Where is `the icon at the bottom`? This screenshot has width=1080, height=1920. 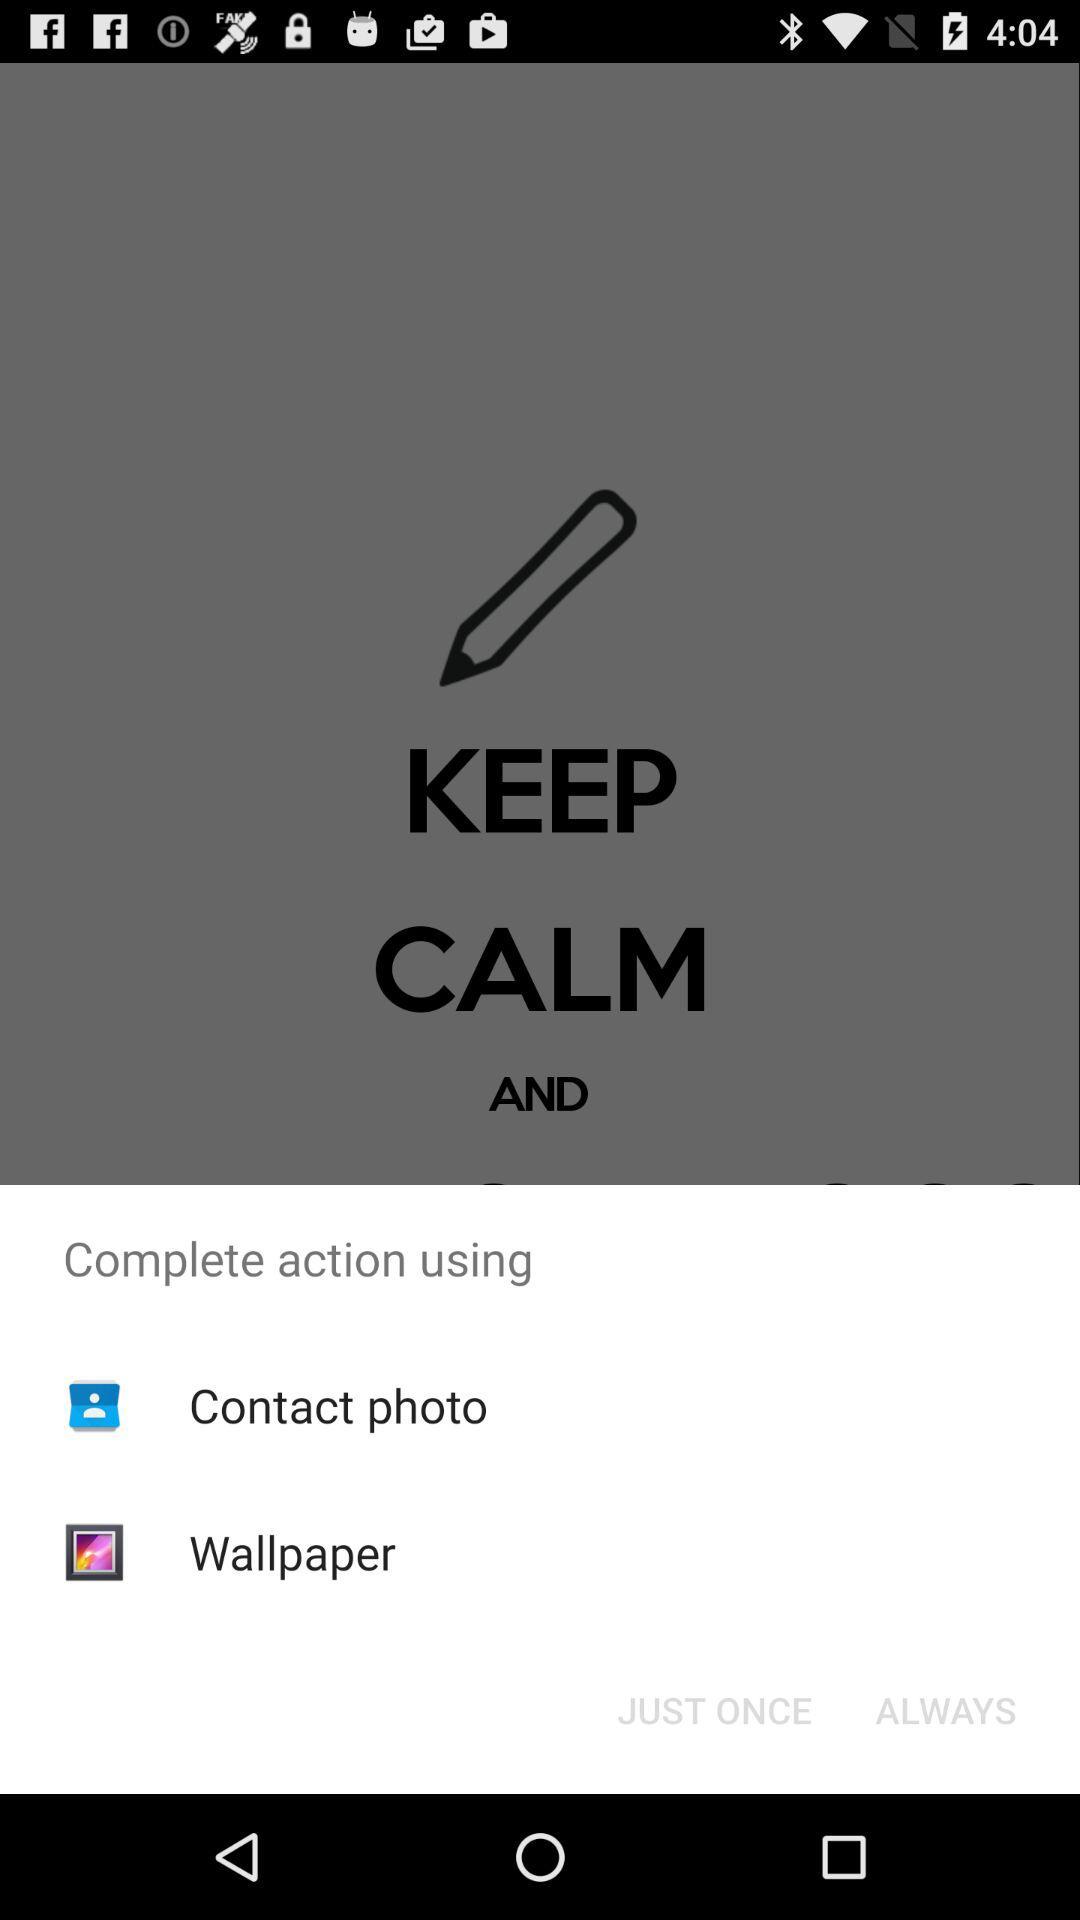 the icon at the bottom is located at coordinates (713, 1708).